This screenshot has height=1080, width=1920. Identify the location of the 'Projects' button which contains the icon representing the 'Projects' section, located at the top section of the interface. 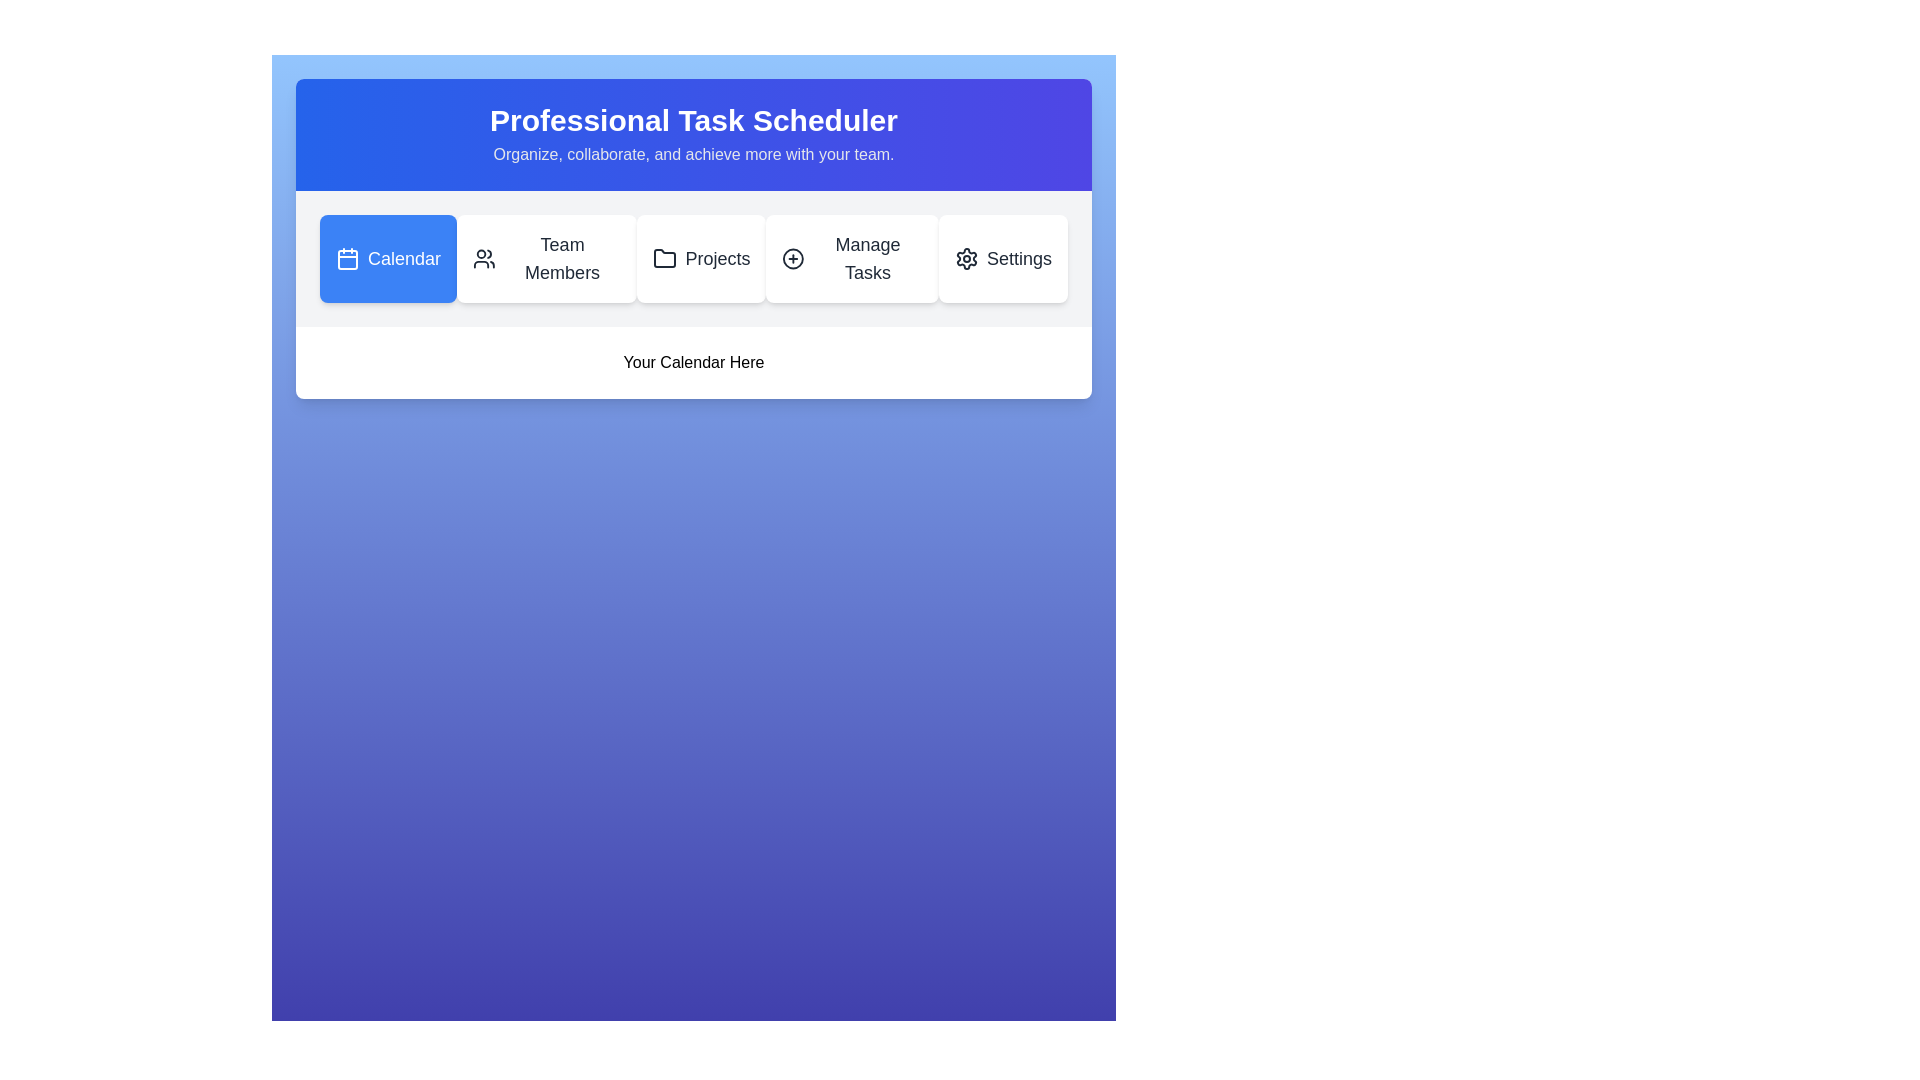
(665, 257).